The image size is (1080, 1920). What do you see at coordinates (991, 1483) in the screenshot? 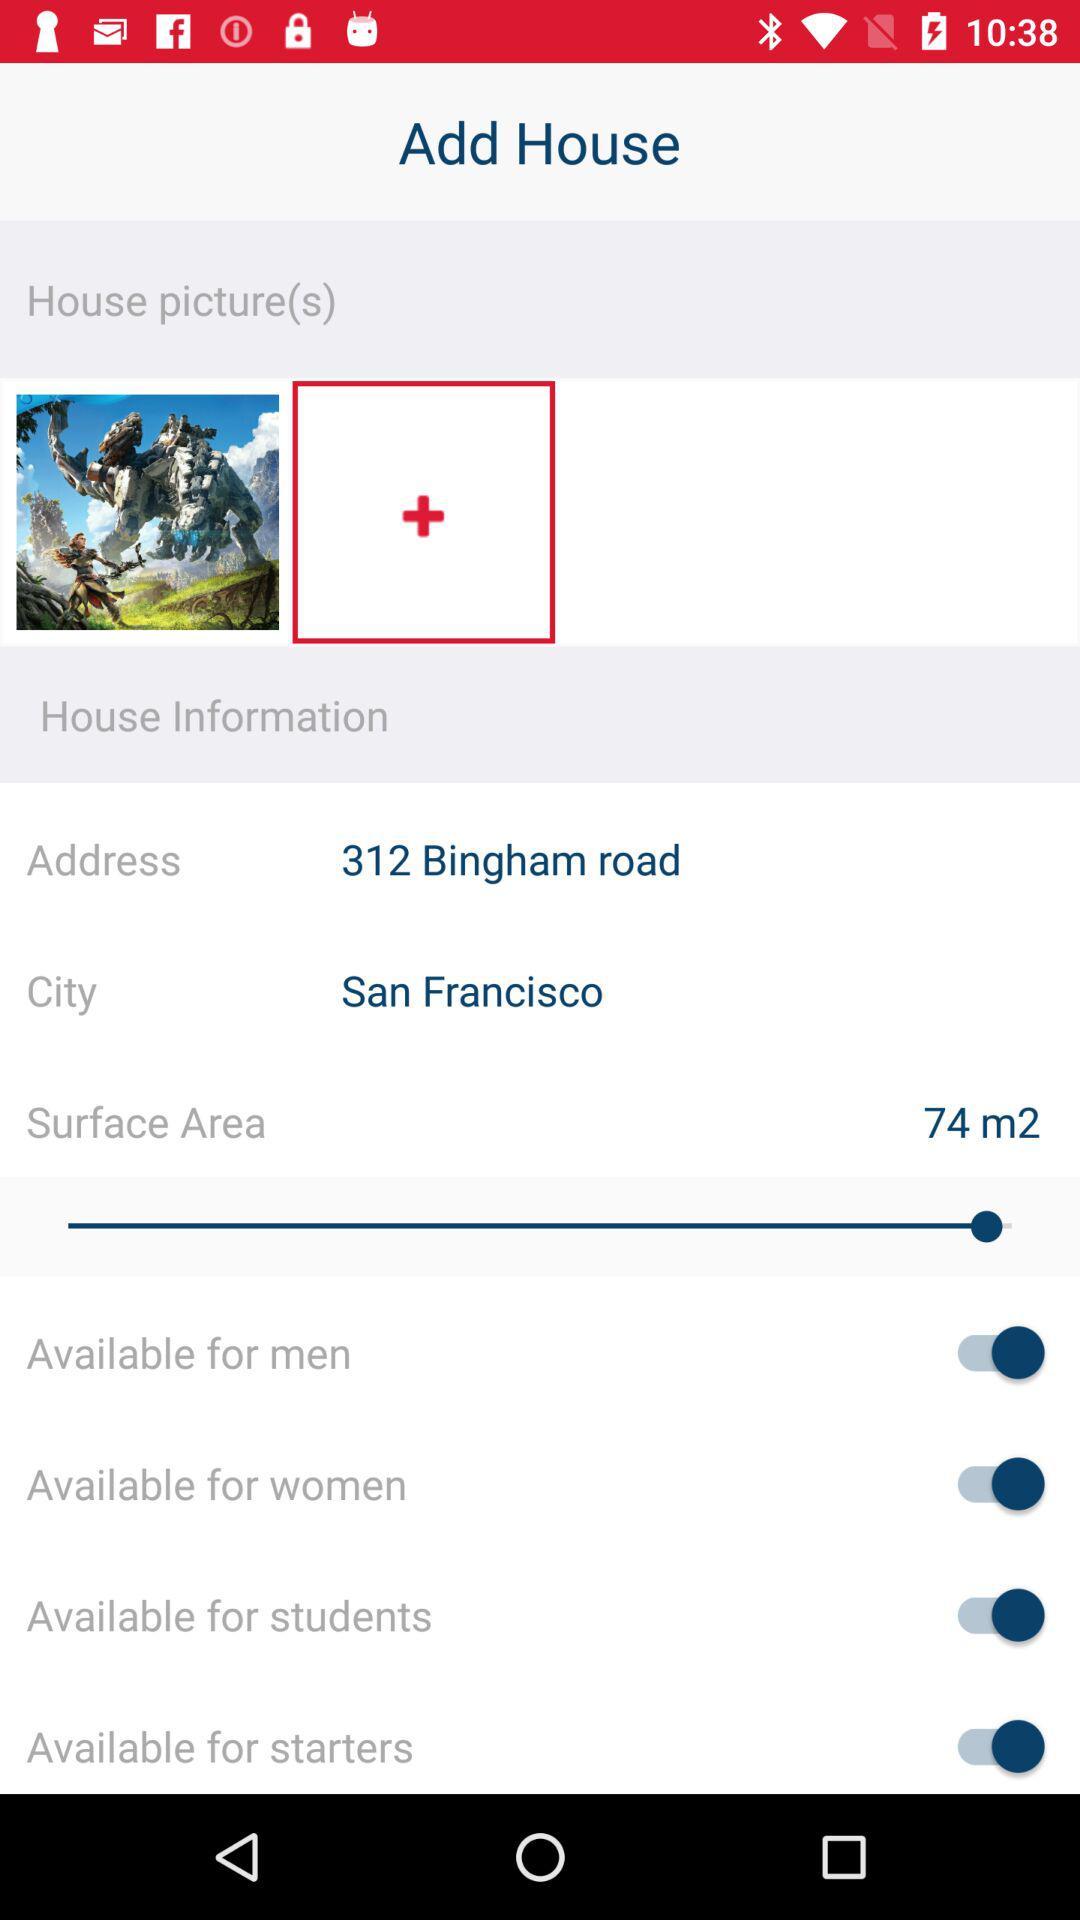
I see `switch available for women option` at bounding box center [991, 1483].